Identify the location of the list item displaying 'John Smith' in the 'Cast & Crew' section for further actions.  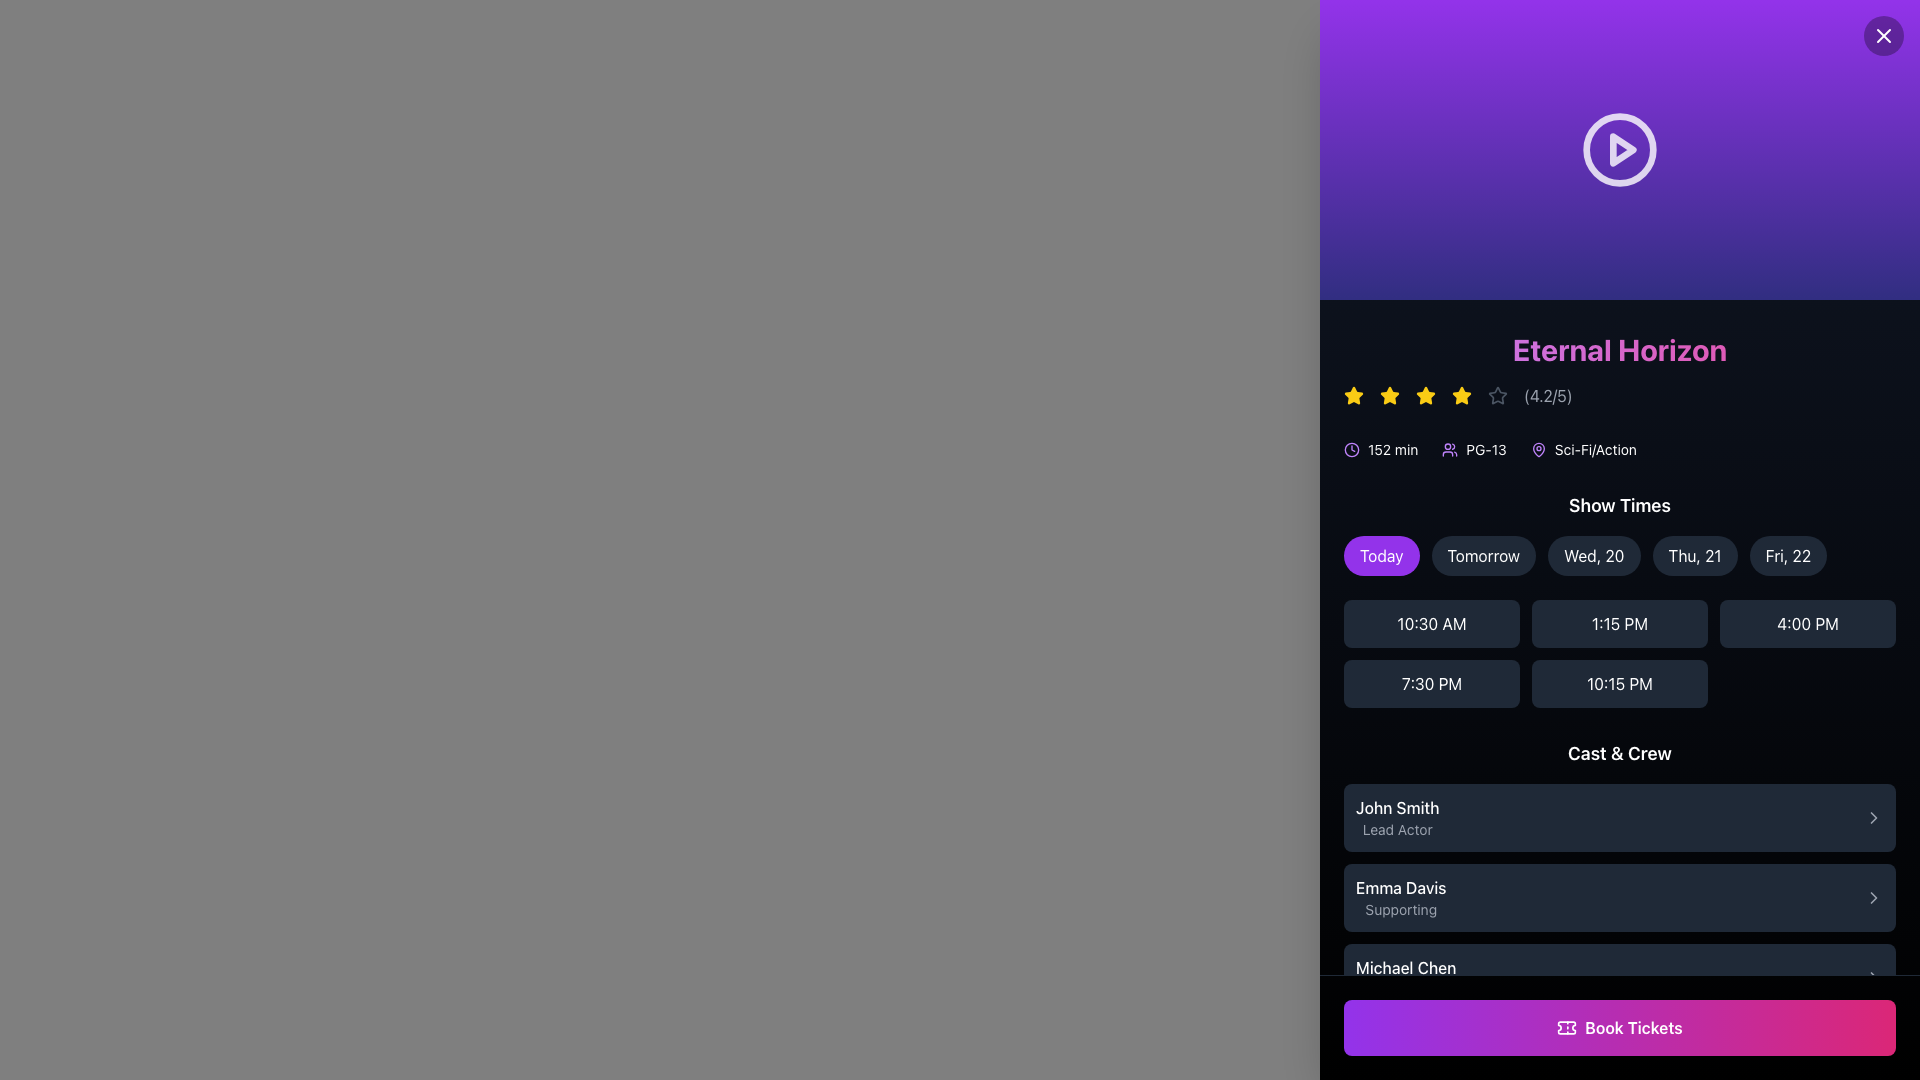
(1620, 817).